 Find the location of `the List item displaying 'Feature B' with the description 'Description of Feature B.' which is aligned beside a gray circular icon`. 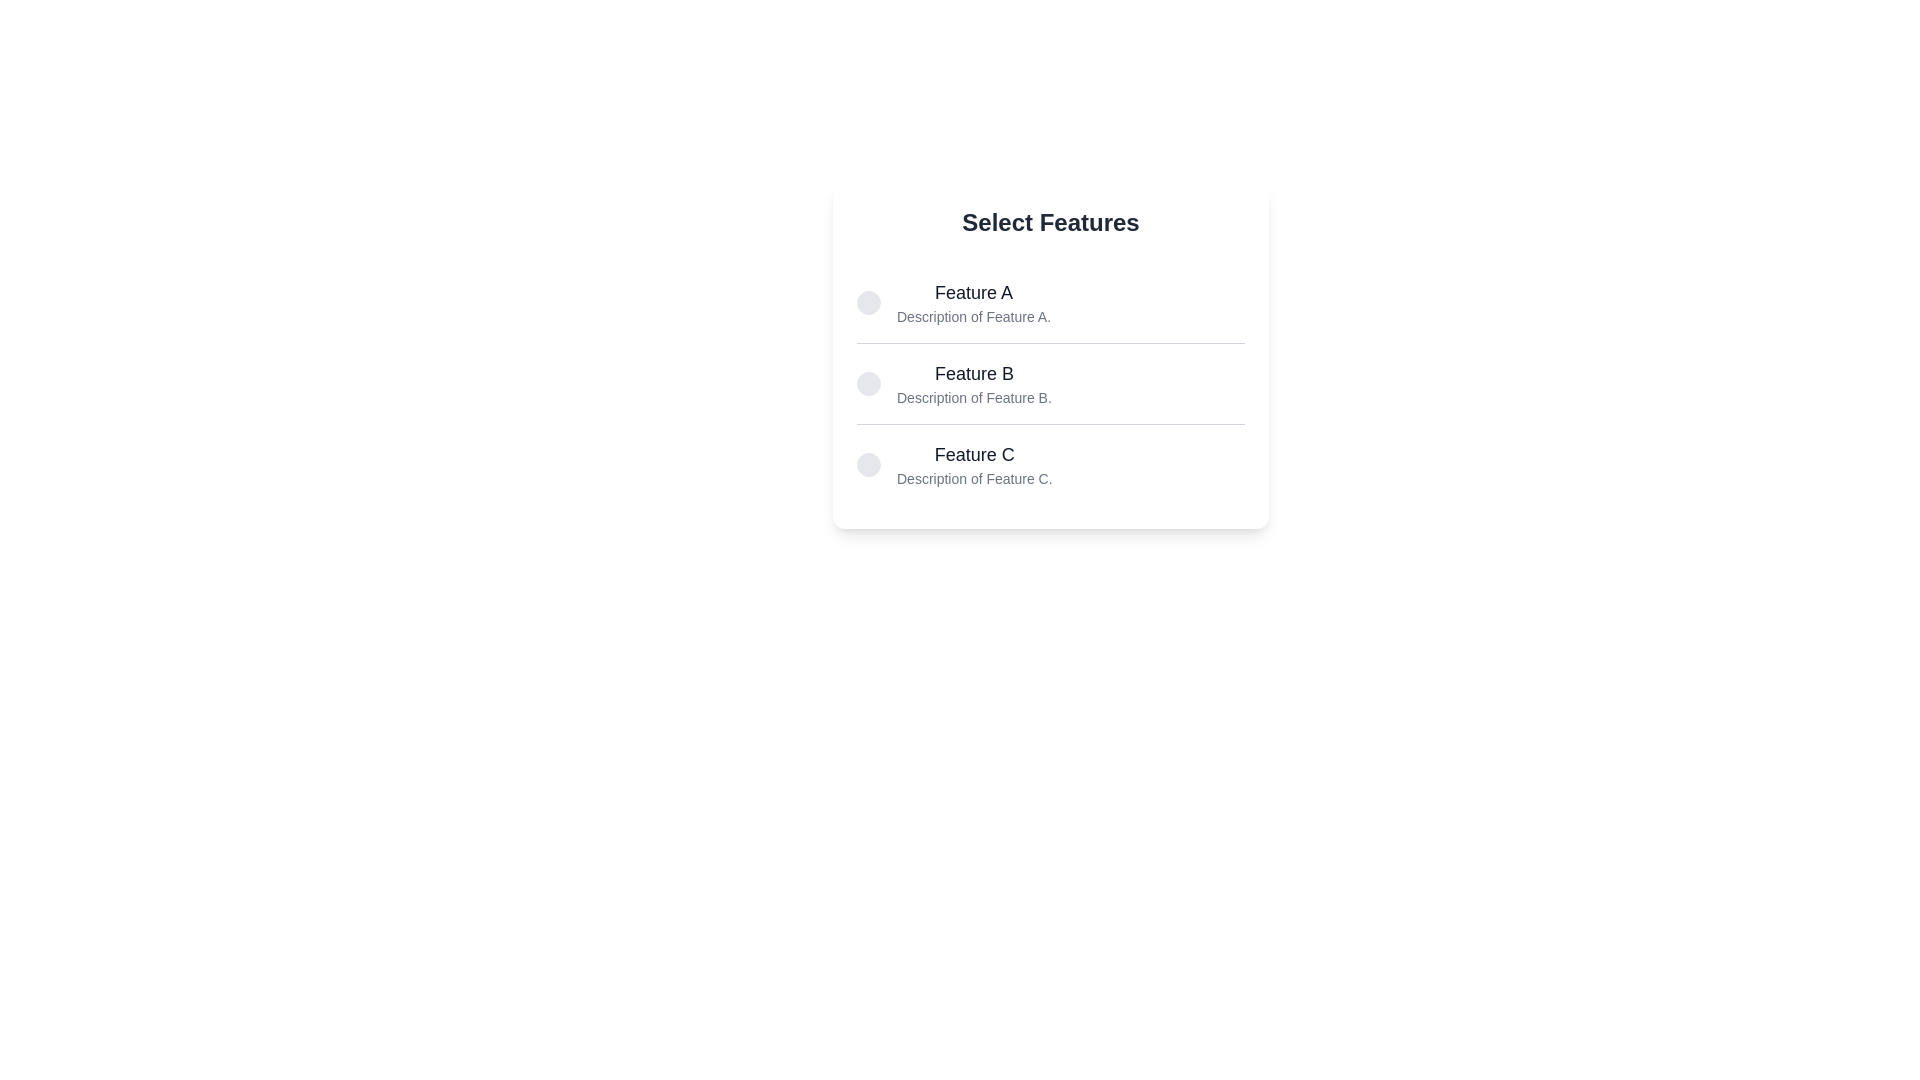

the List item displaying 'Feature B' with the description 'Description of Feature B.' which is aligned beside a gray circular icon is located at coordinates (953, 384).